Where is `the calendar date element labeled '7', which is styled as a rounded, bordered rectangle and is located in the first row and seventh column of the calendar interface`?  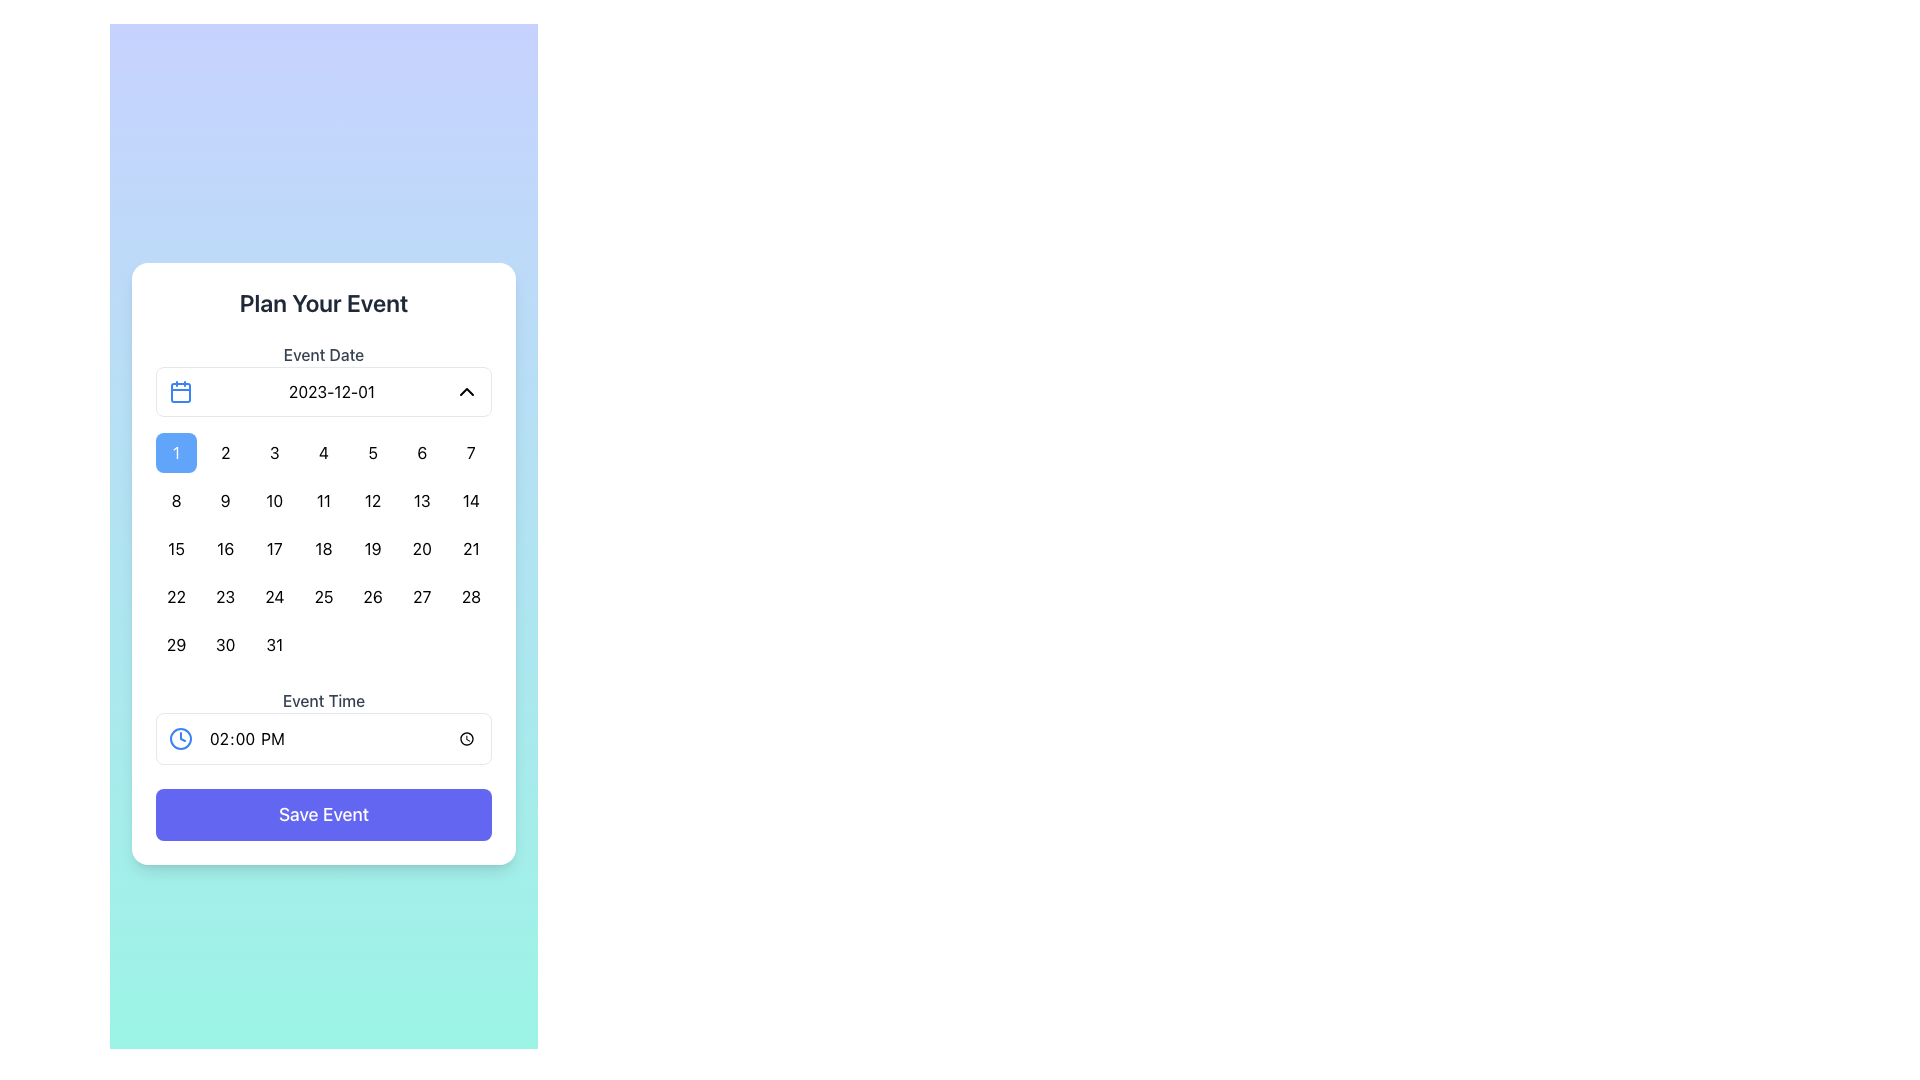 the calendar date element labeled '7', which is styled as a rounded, bordered rectangle and is located in the first row and seventh column of the calendar interface is located at coordinates (470, 452).